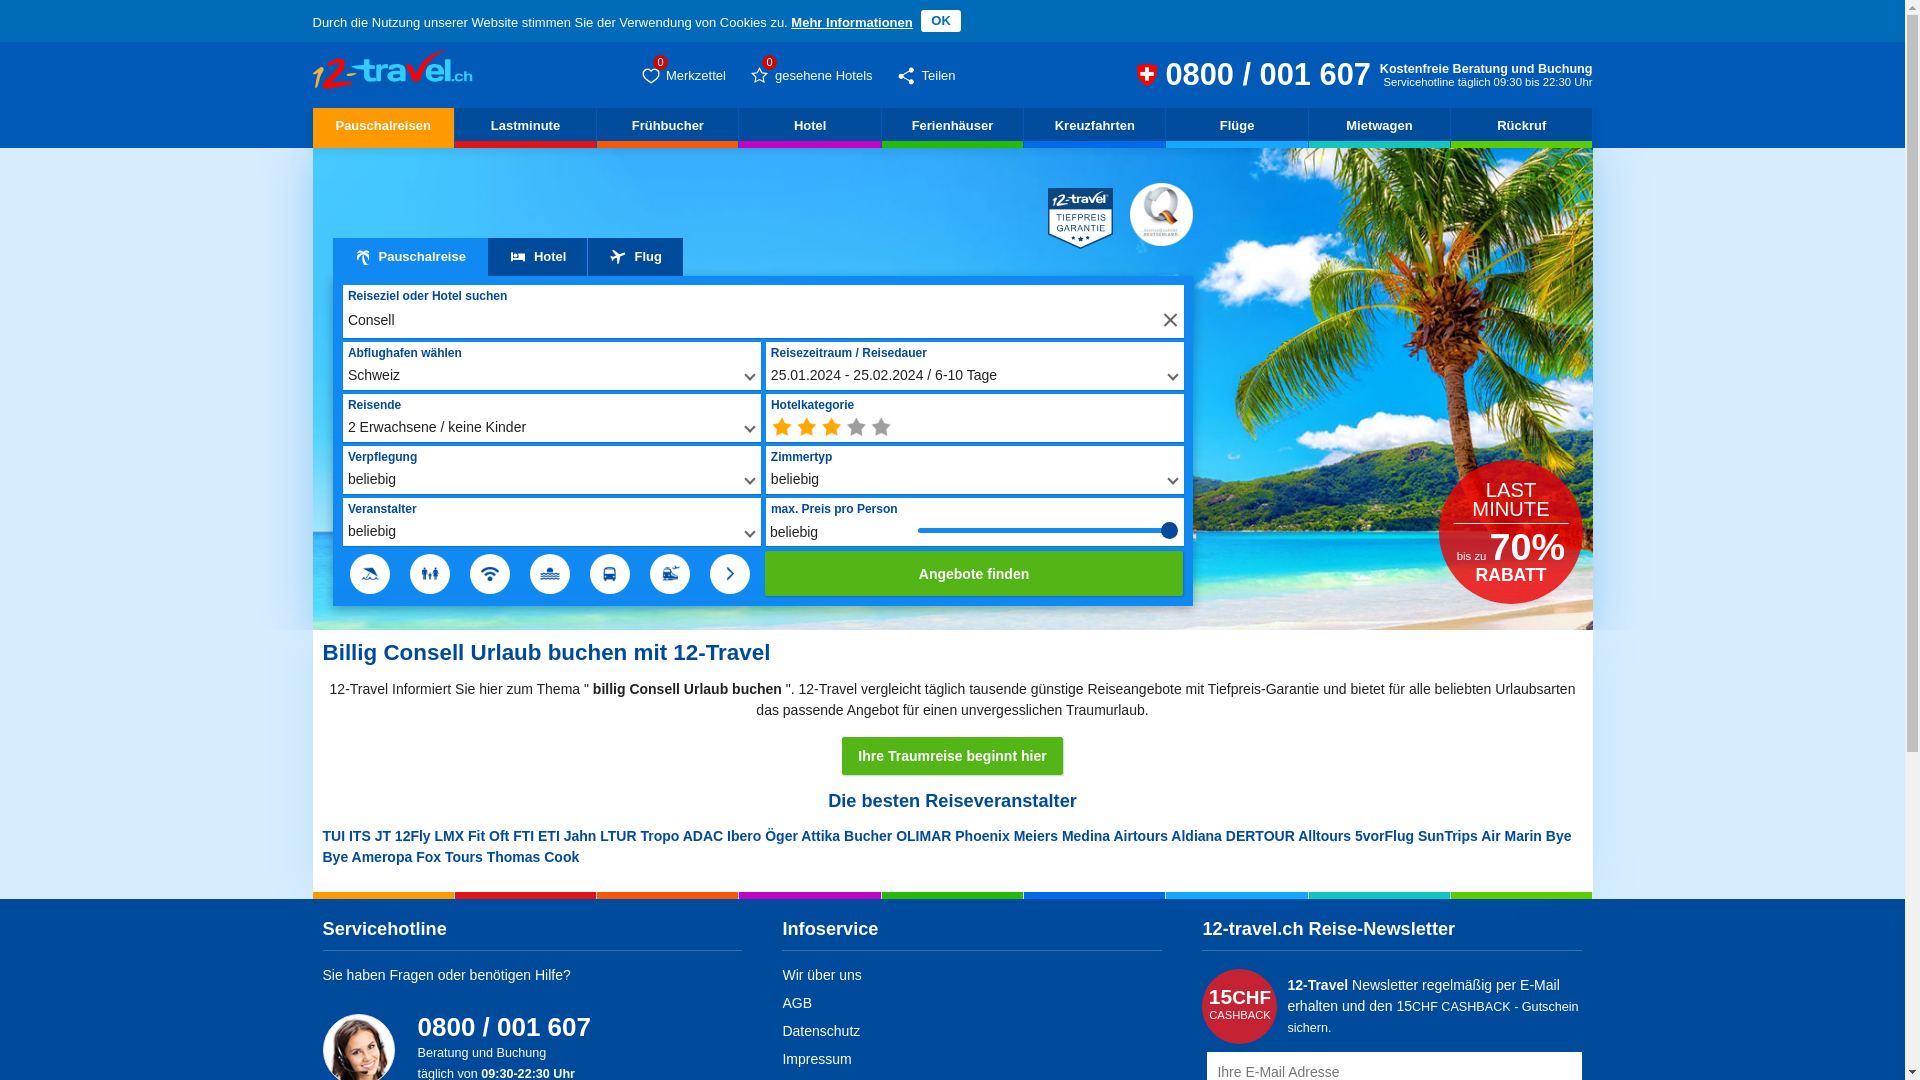 Image resolution: width=1920 pixels, height=1080 pixels. What do you see at coordinates (579, 836) in the screenshot?
I see `'Jahn'` at bounding box center [579, 836].